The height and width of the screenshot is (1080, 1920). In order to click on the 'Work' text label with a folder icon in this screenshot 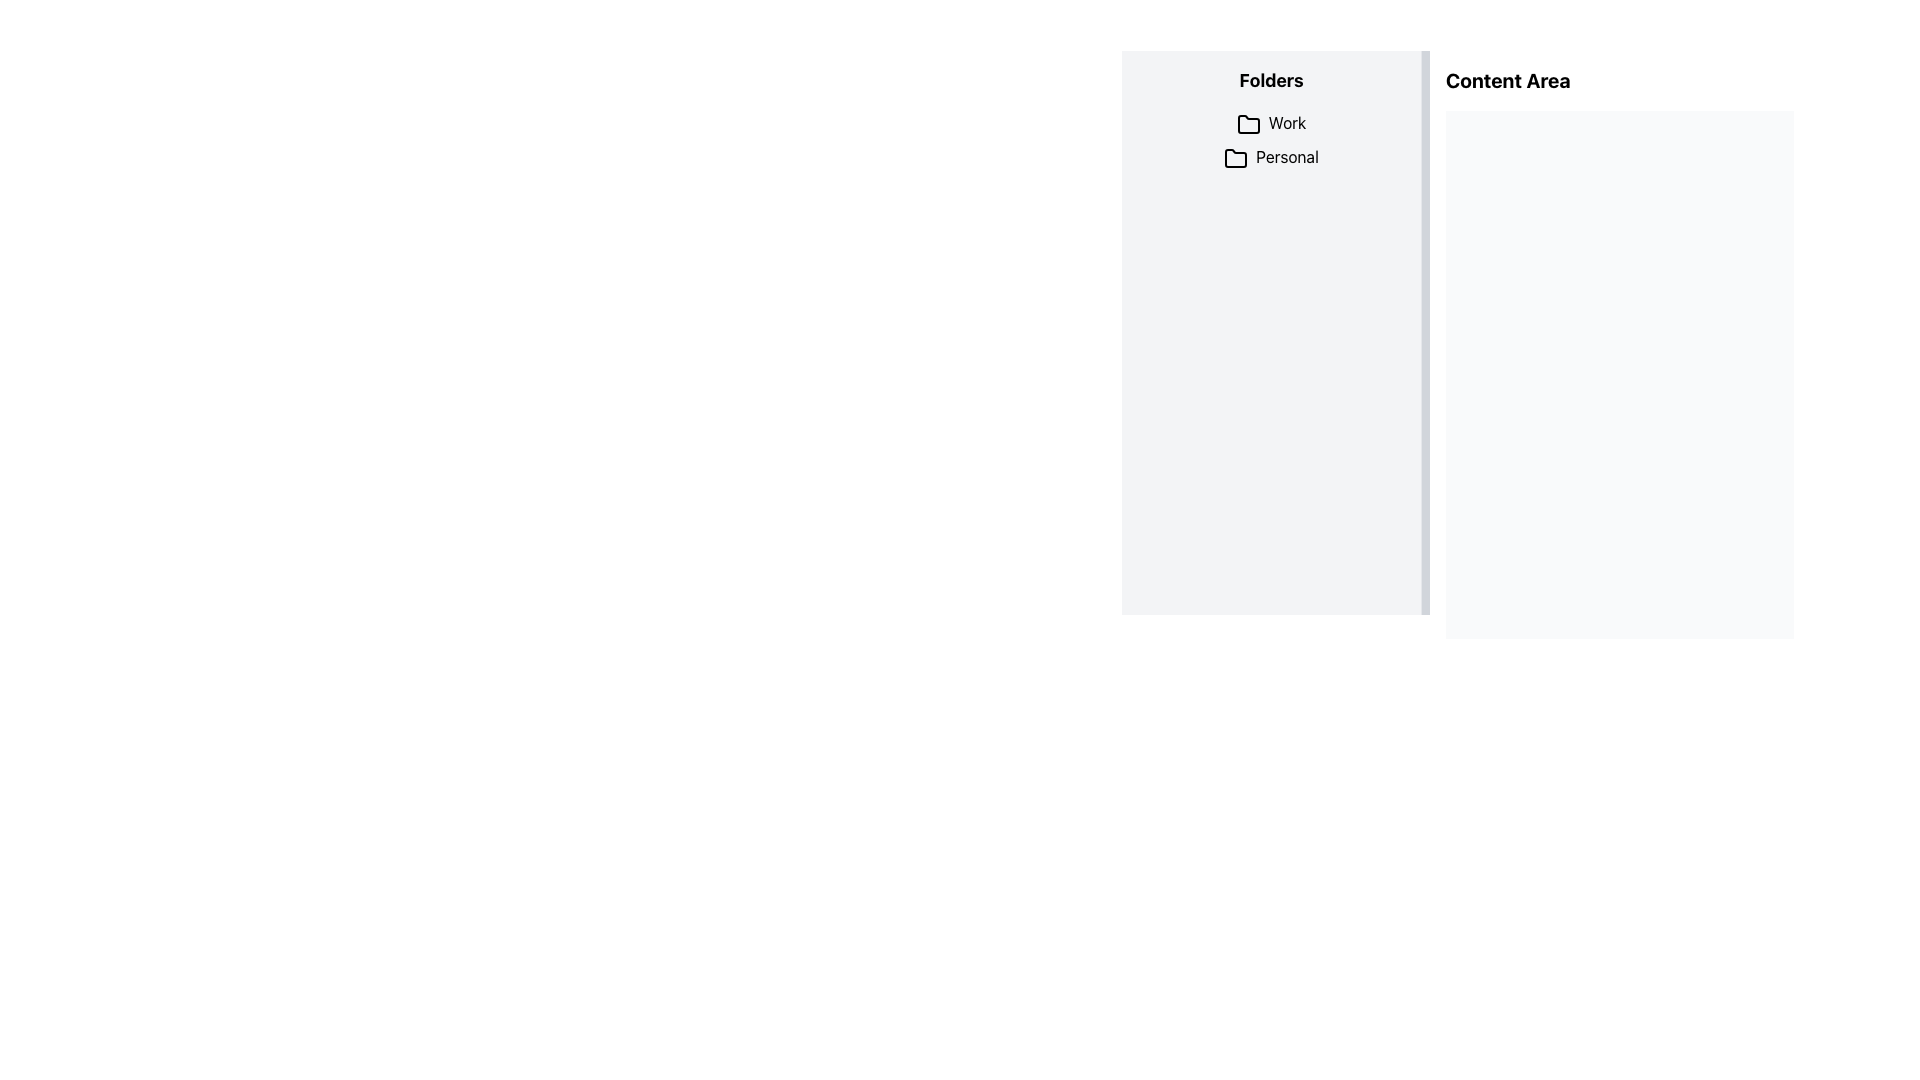, I will do `click(1270, 123)`.